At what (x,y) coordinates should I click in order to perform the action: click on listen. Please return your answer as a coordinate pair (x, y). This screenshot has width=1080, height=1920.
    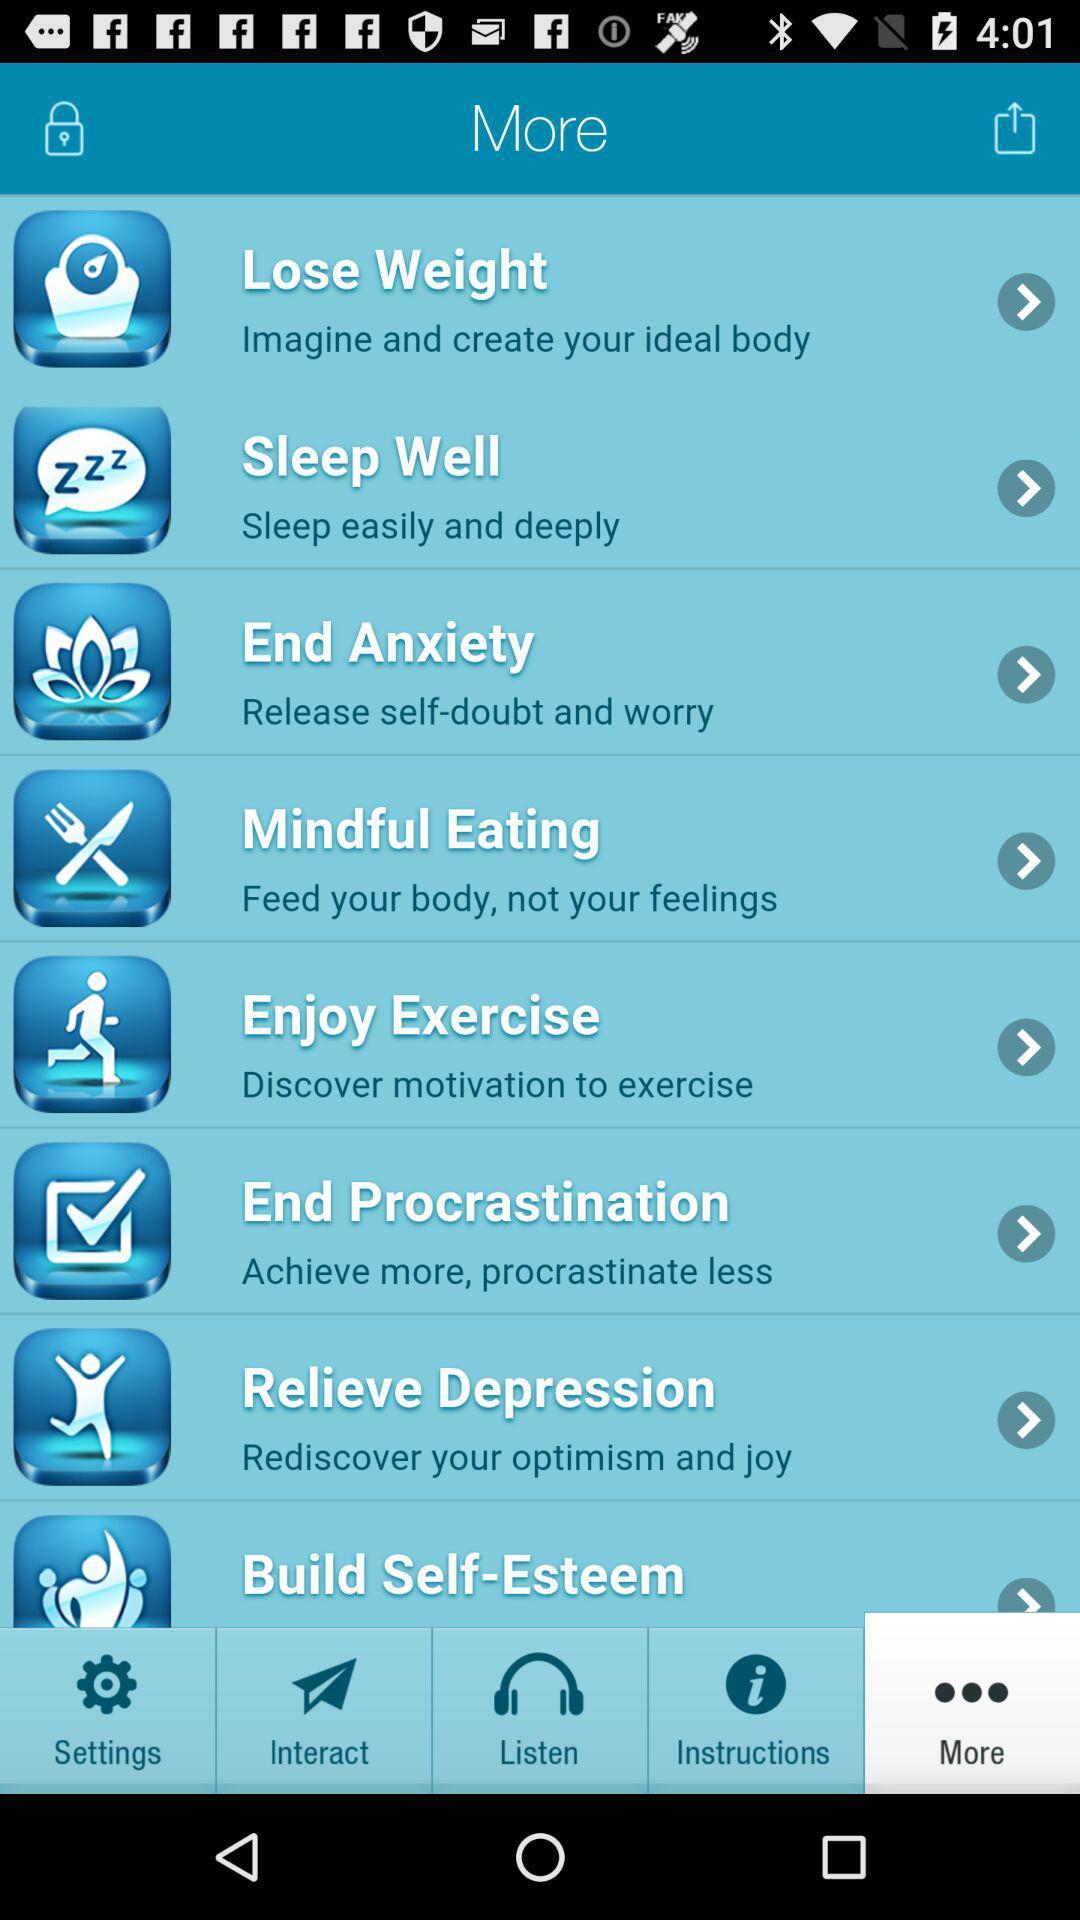
    Looking at the image, I should click on (540, 1701).